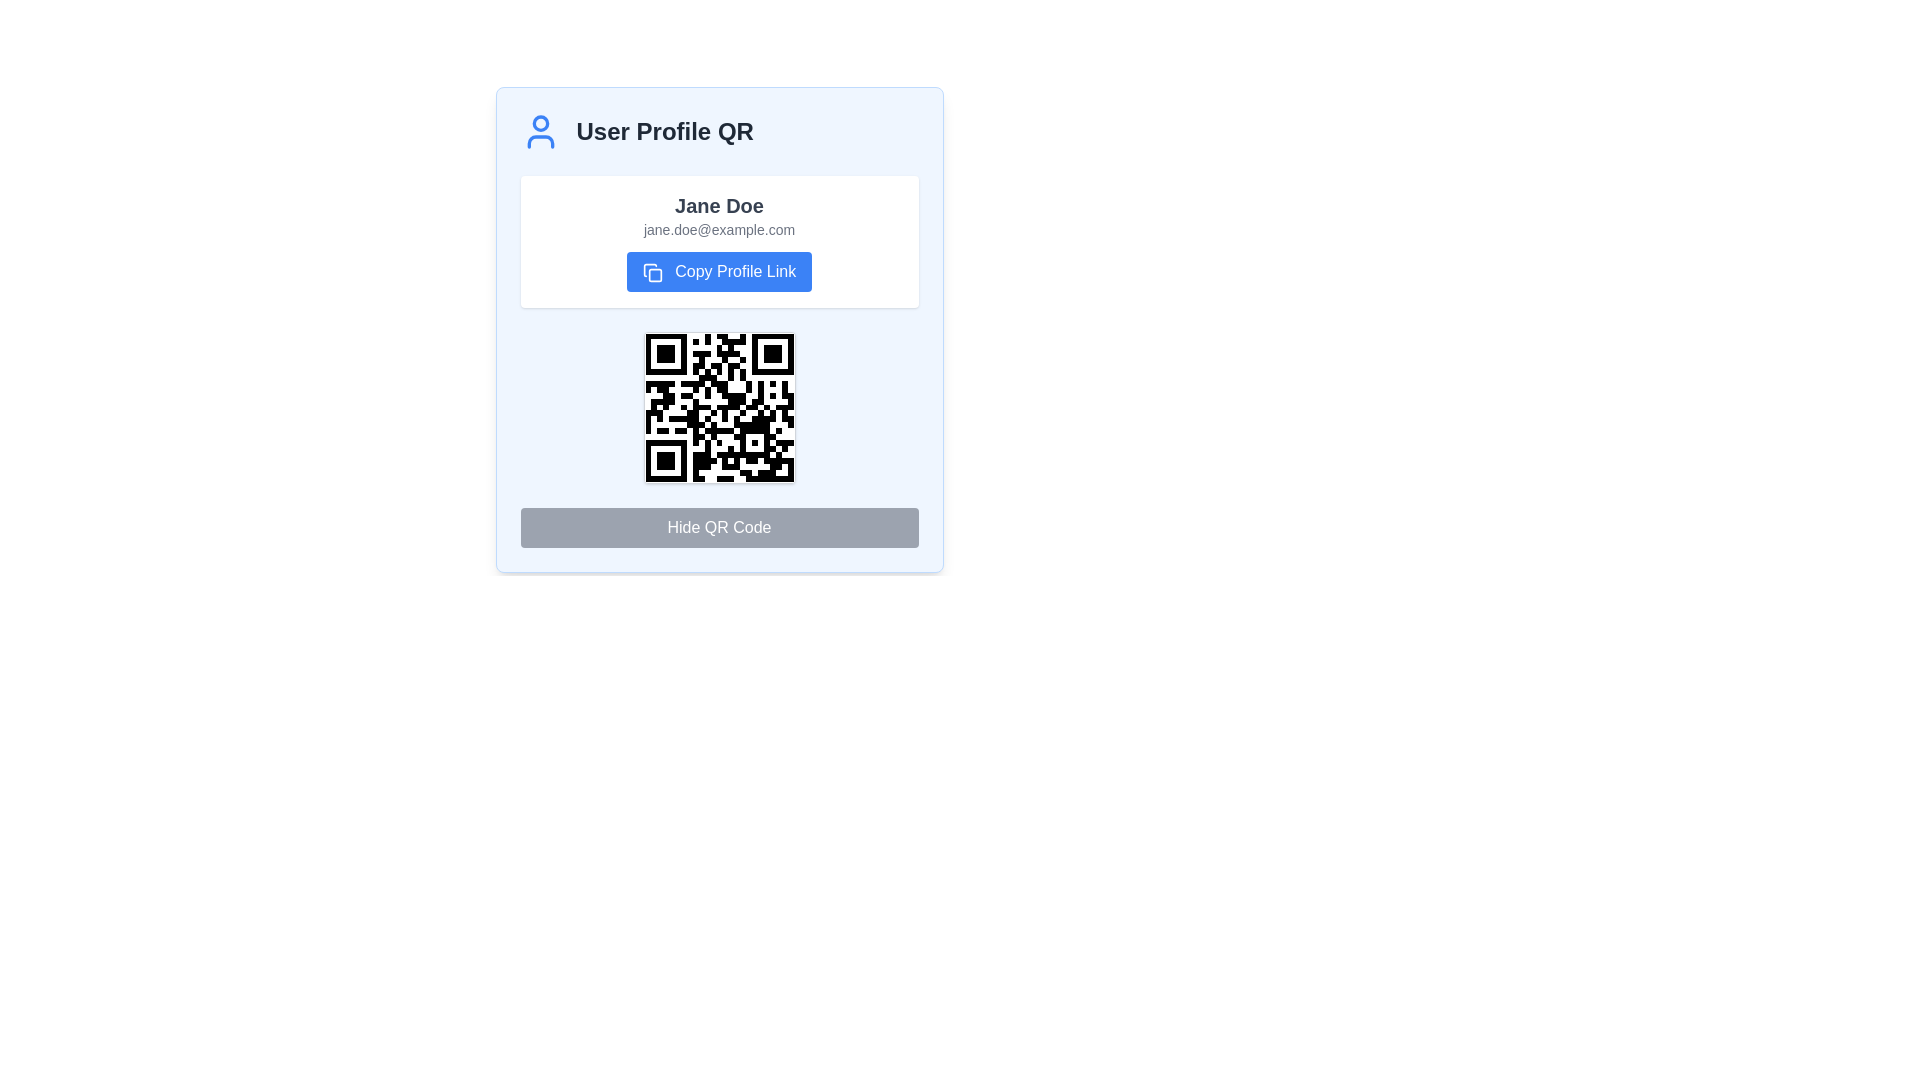 The image size is (1920, 1080). What do you see at coordinates (652, 272) in the screenshot?
I see `the SVG icon that visually represents the action of copying a profile link, located inside the blue button labeled 'Copy Profile Link'` at bounding box center [652, 272].